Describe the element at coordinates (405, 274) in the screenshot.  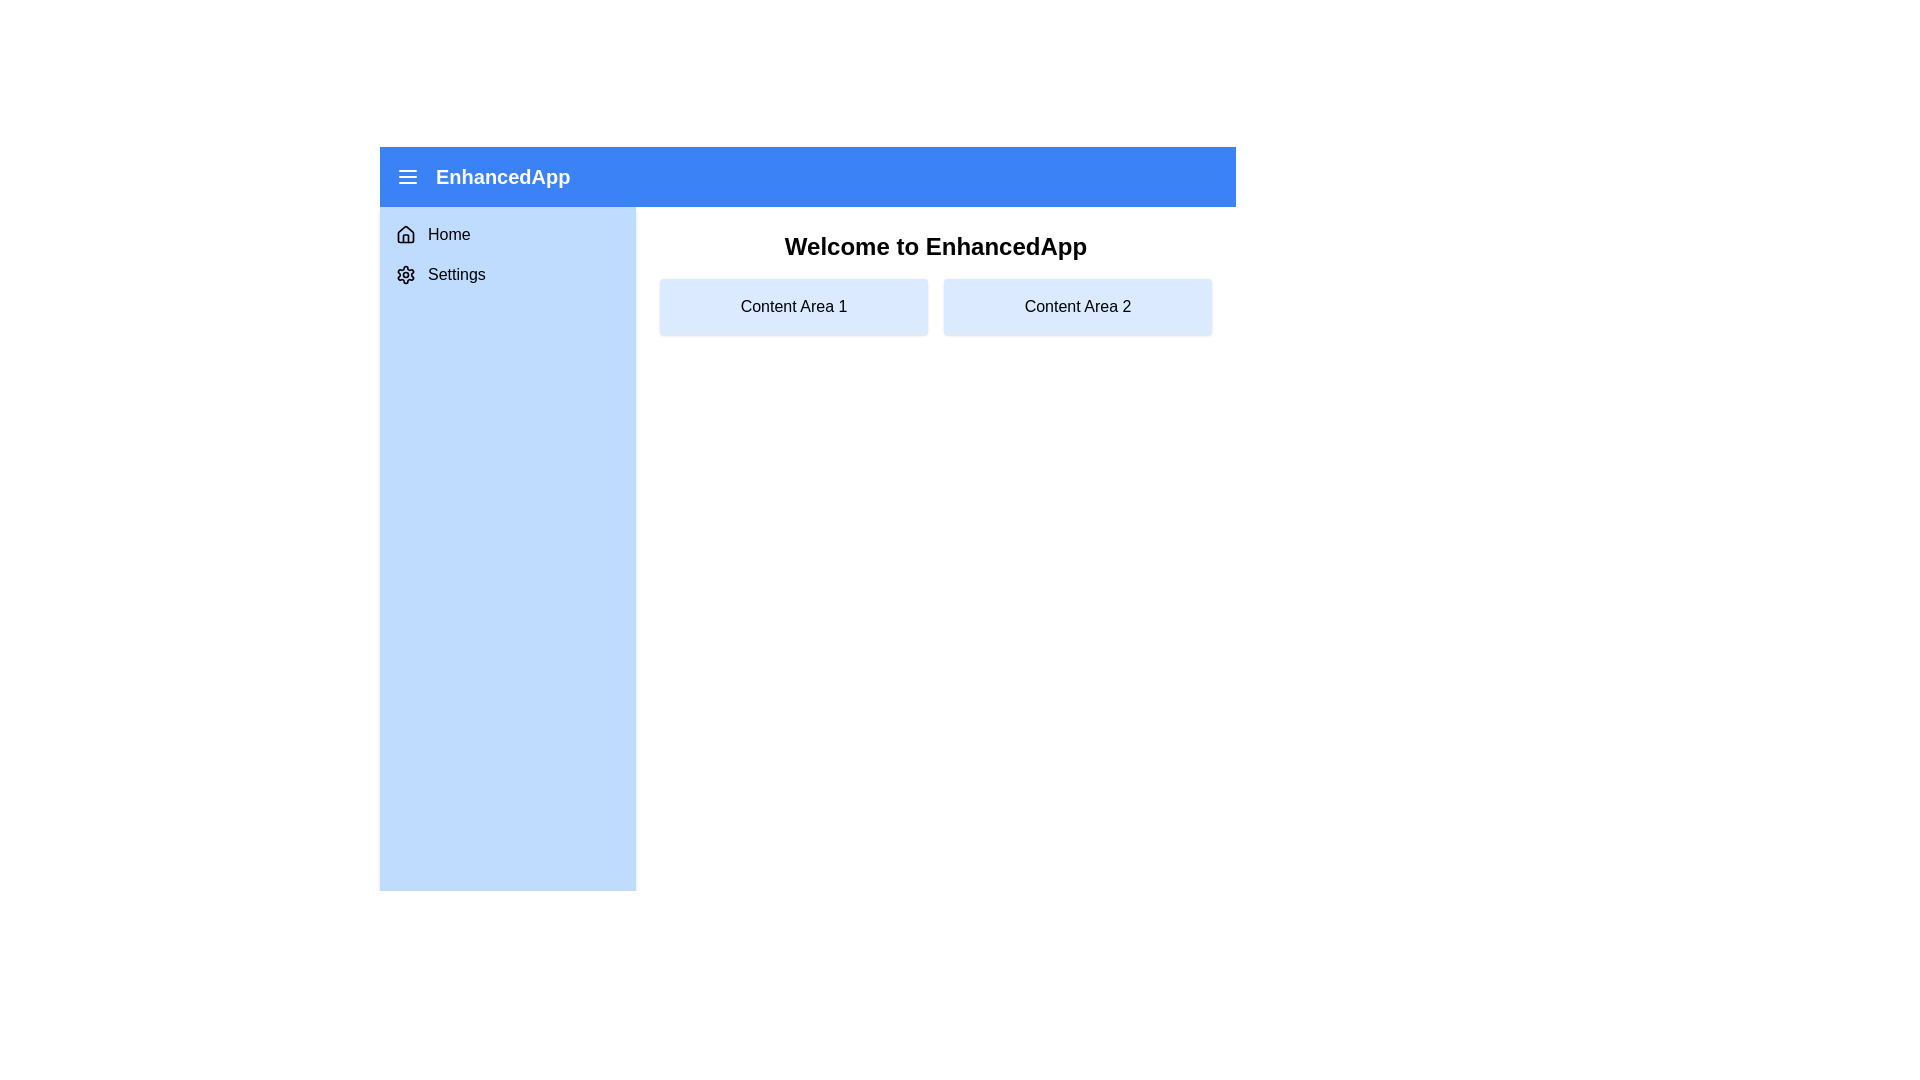
I see `the Settings icon button located in the left sidebar` at that location.